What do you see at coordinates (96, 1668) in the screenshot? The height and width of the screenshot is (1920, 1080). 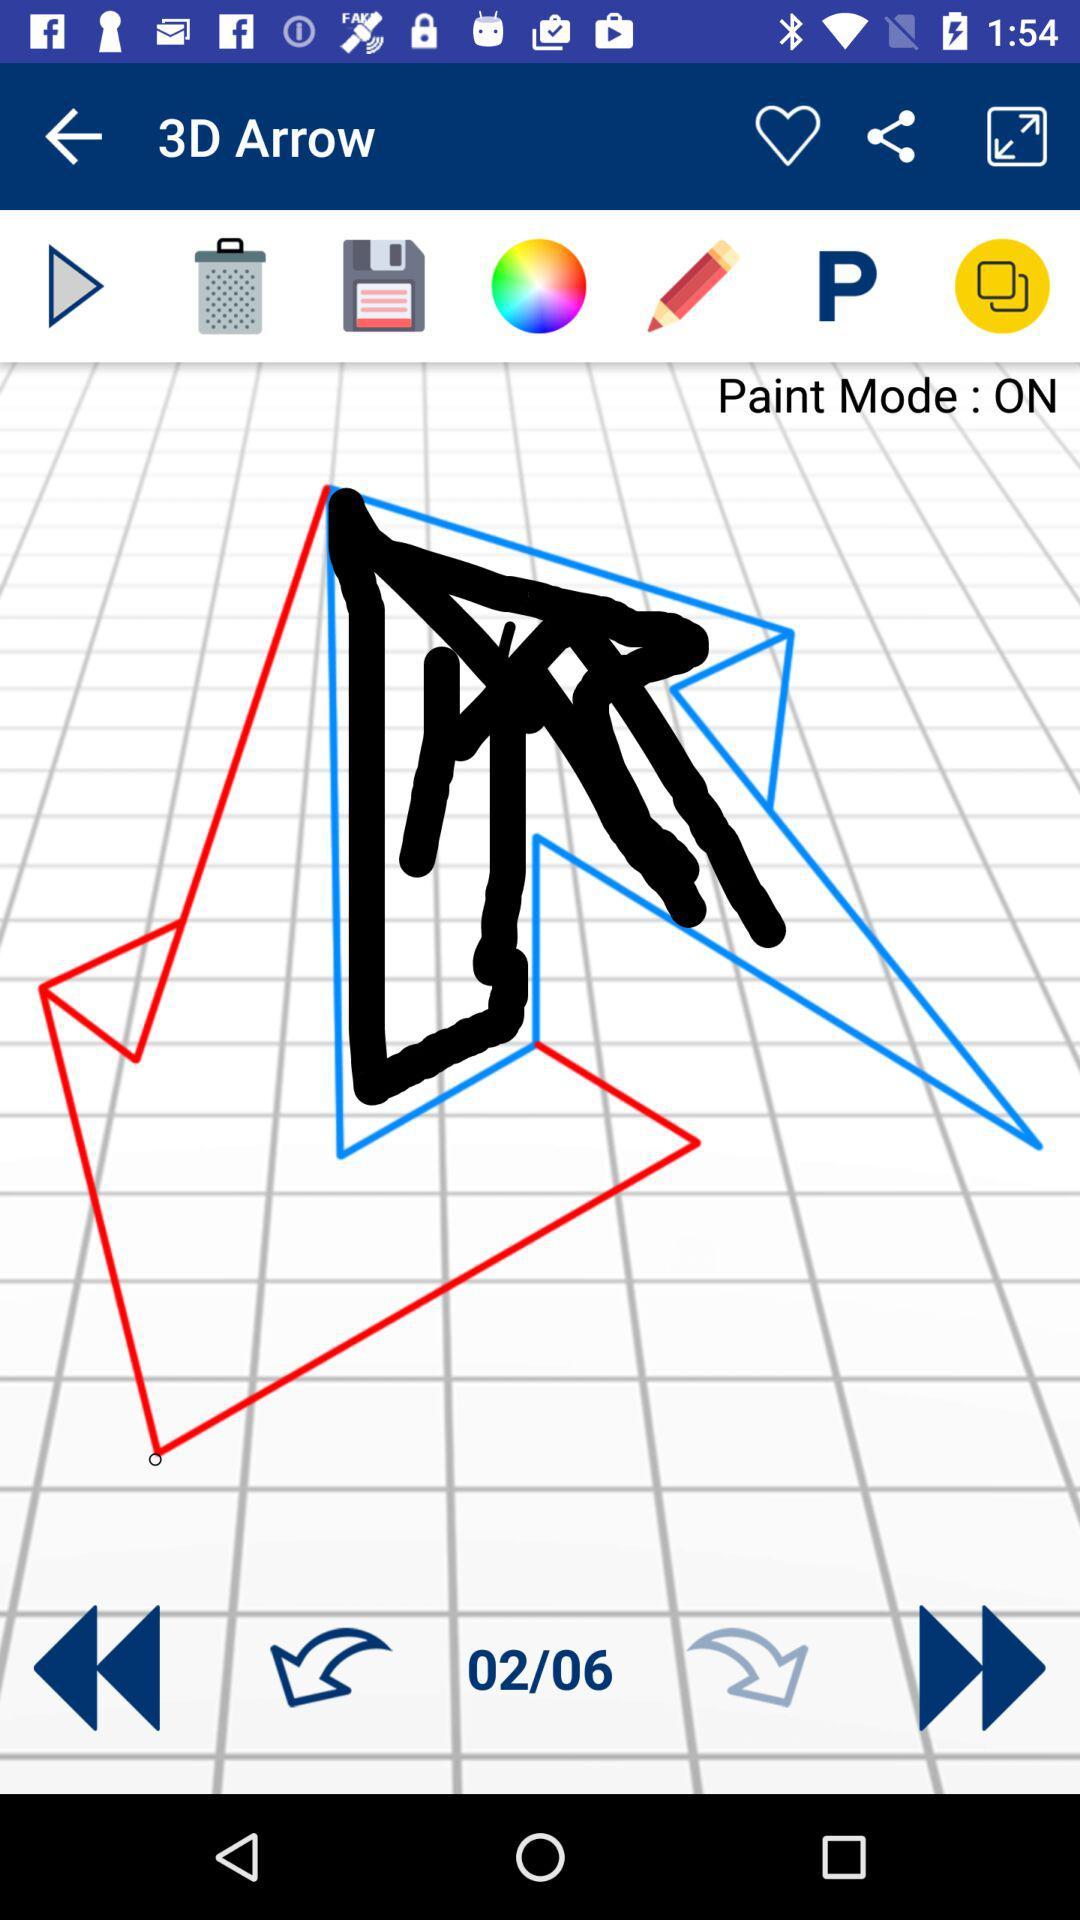 I see `back page` at bounding box center [96, 1668].